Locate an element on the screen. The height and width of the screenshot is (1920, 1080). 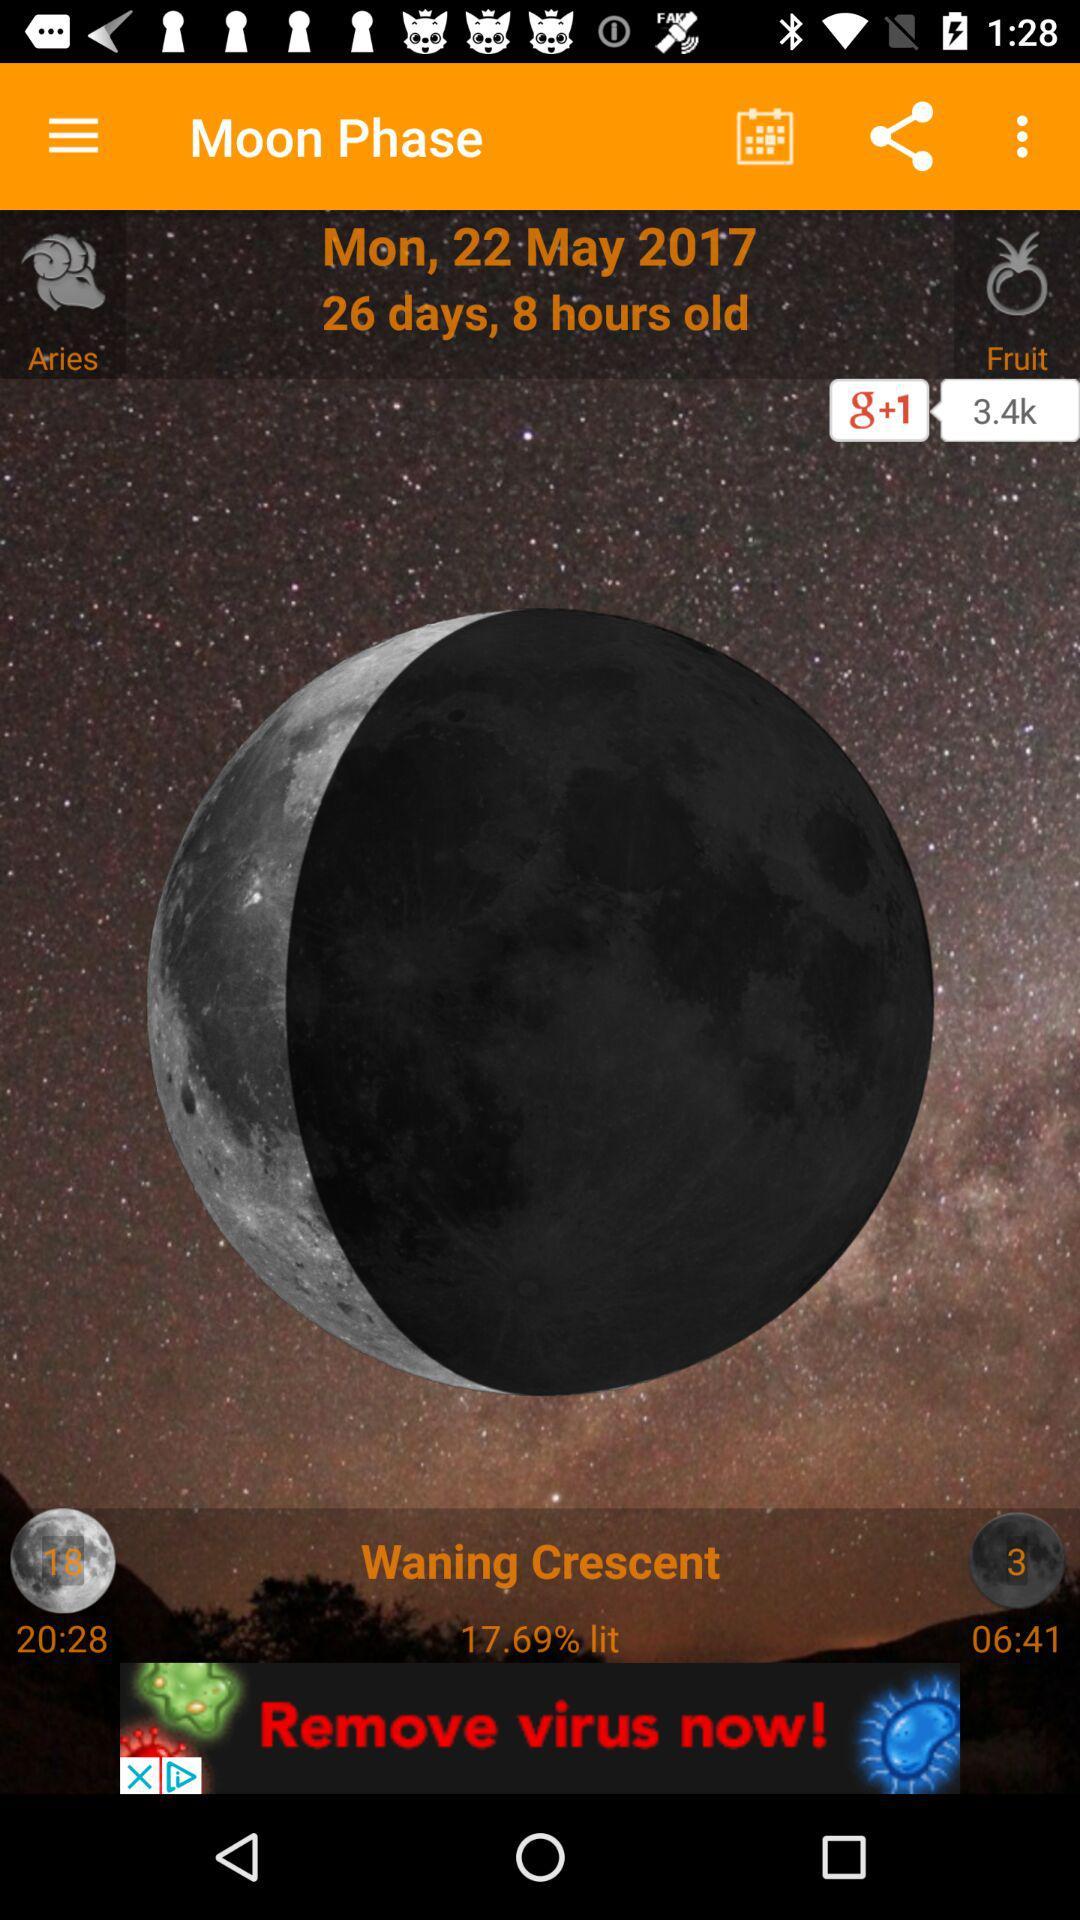
3 is located at coordinates (1017, 1559).